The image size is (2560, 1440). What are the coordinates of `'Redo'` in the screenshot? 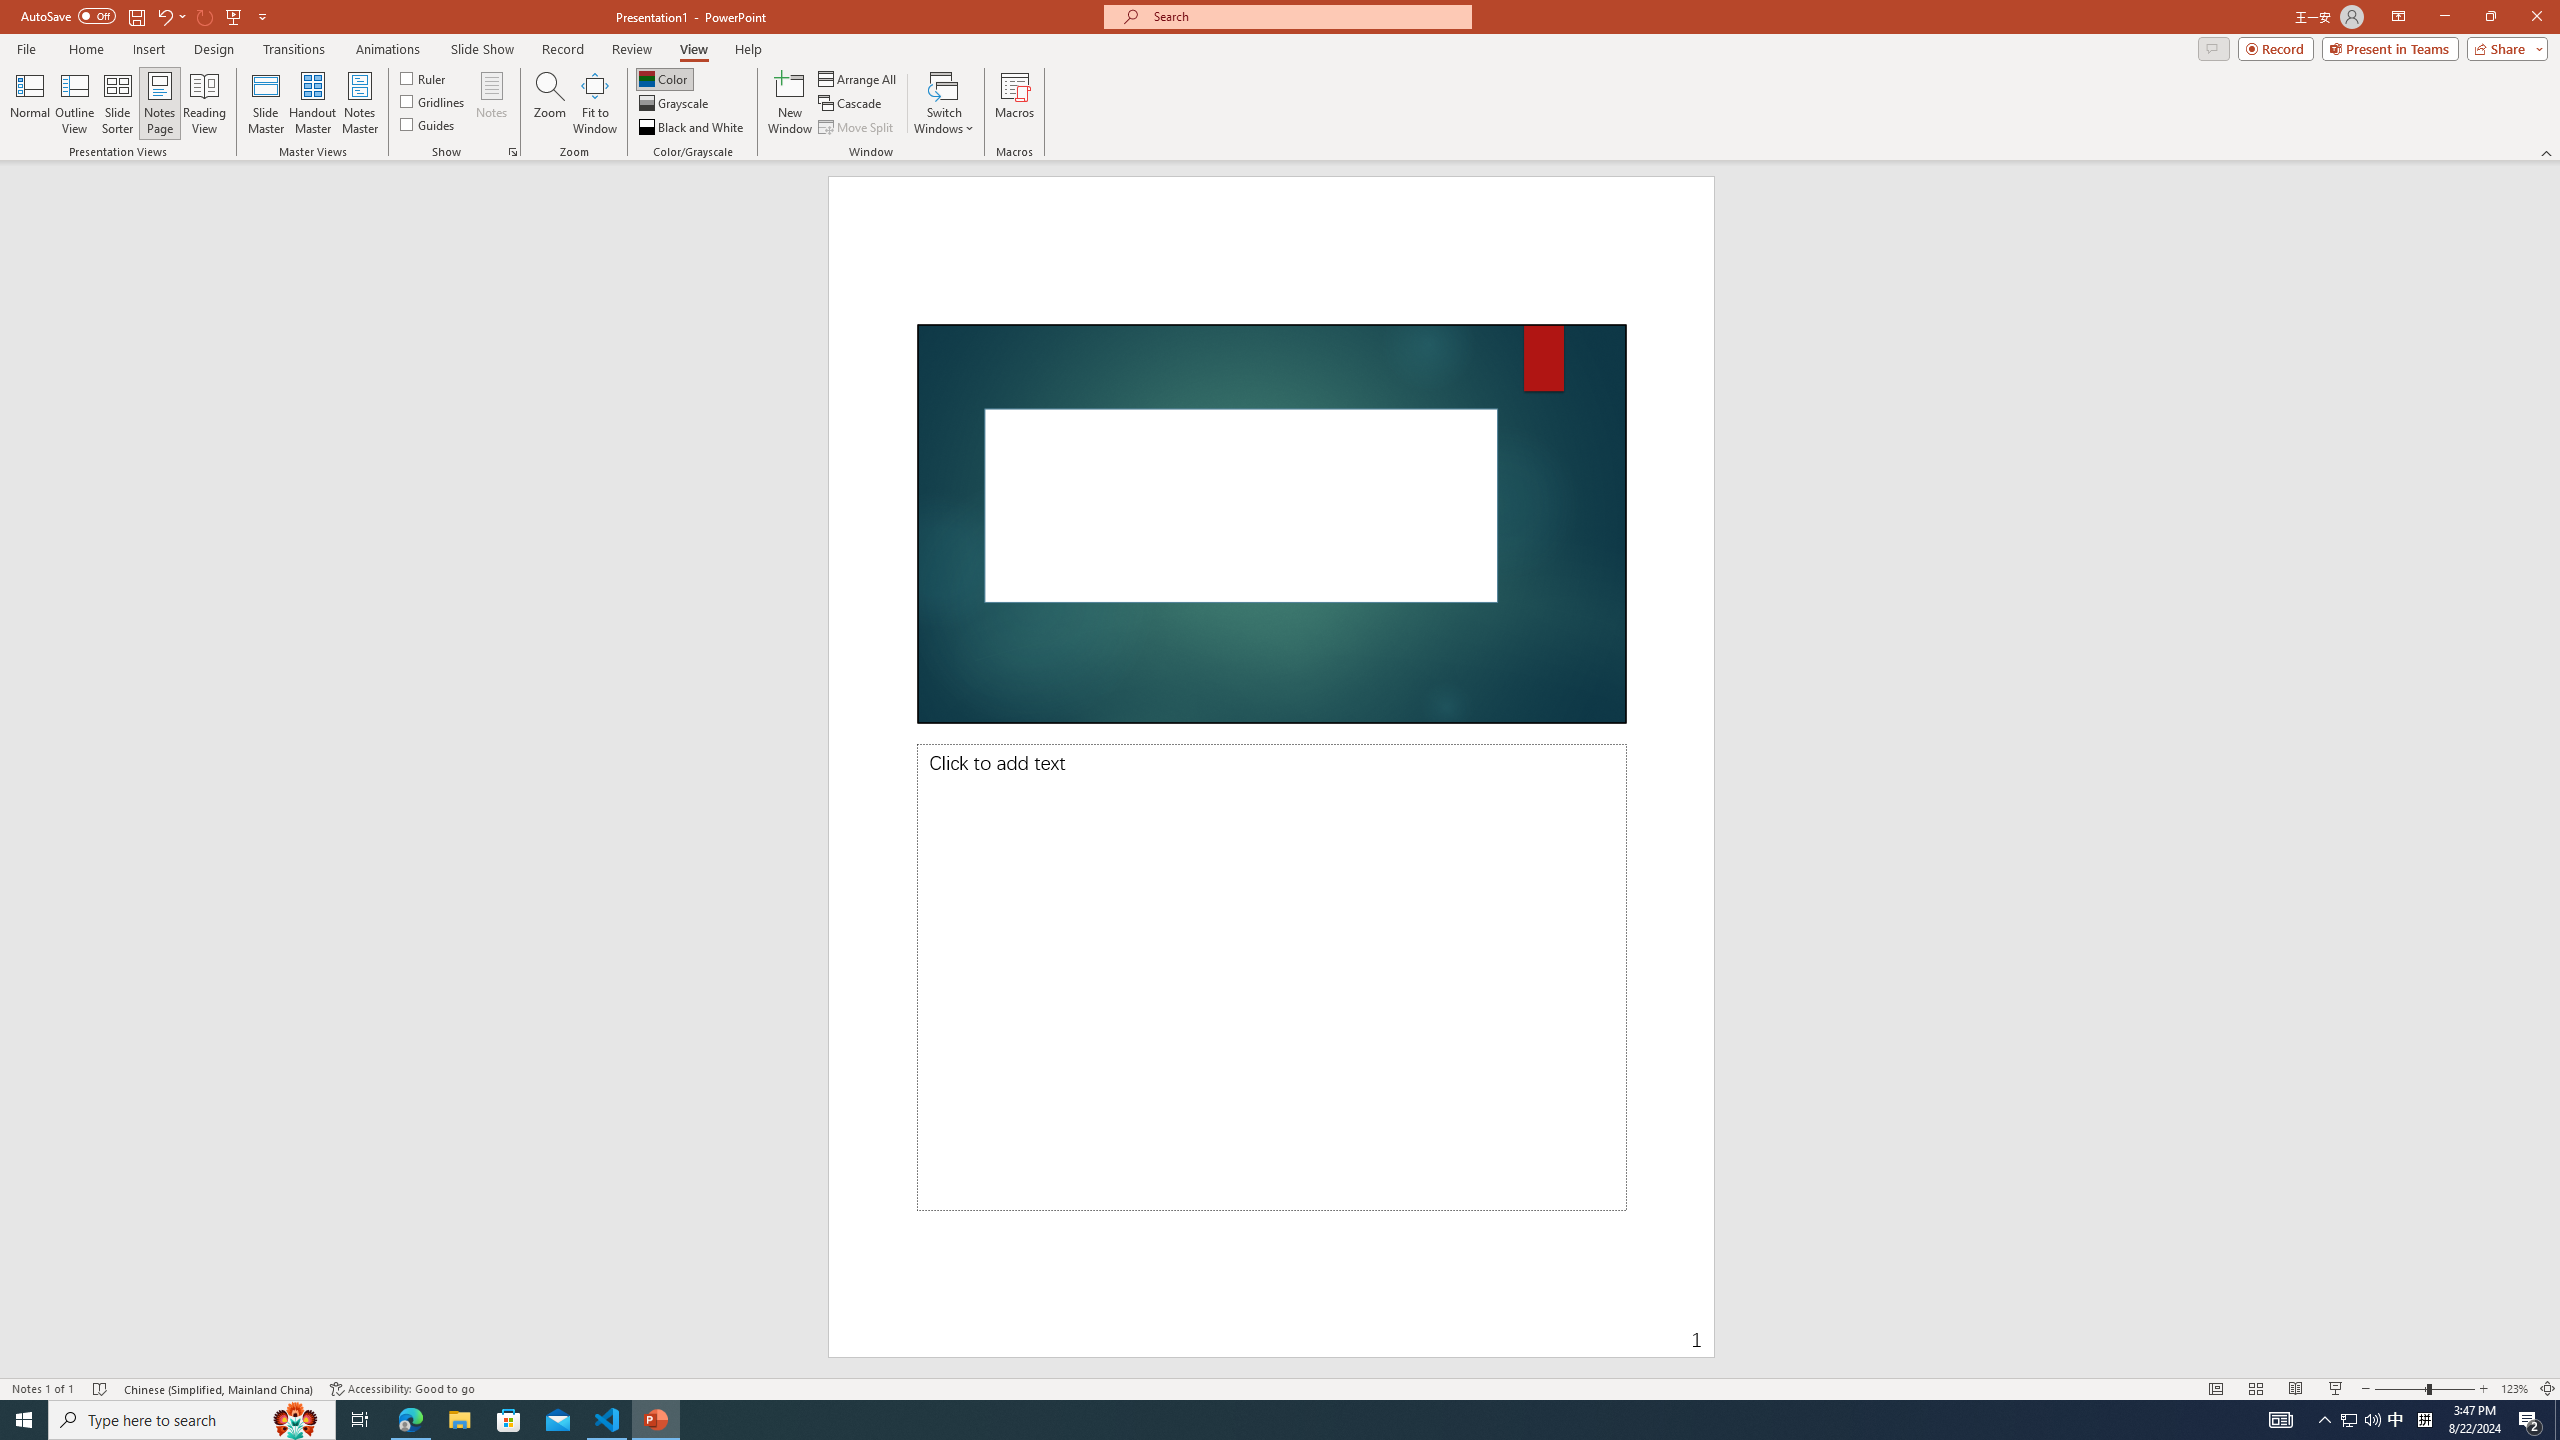 It's located at (205, 15).